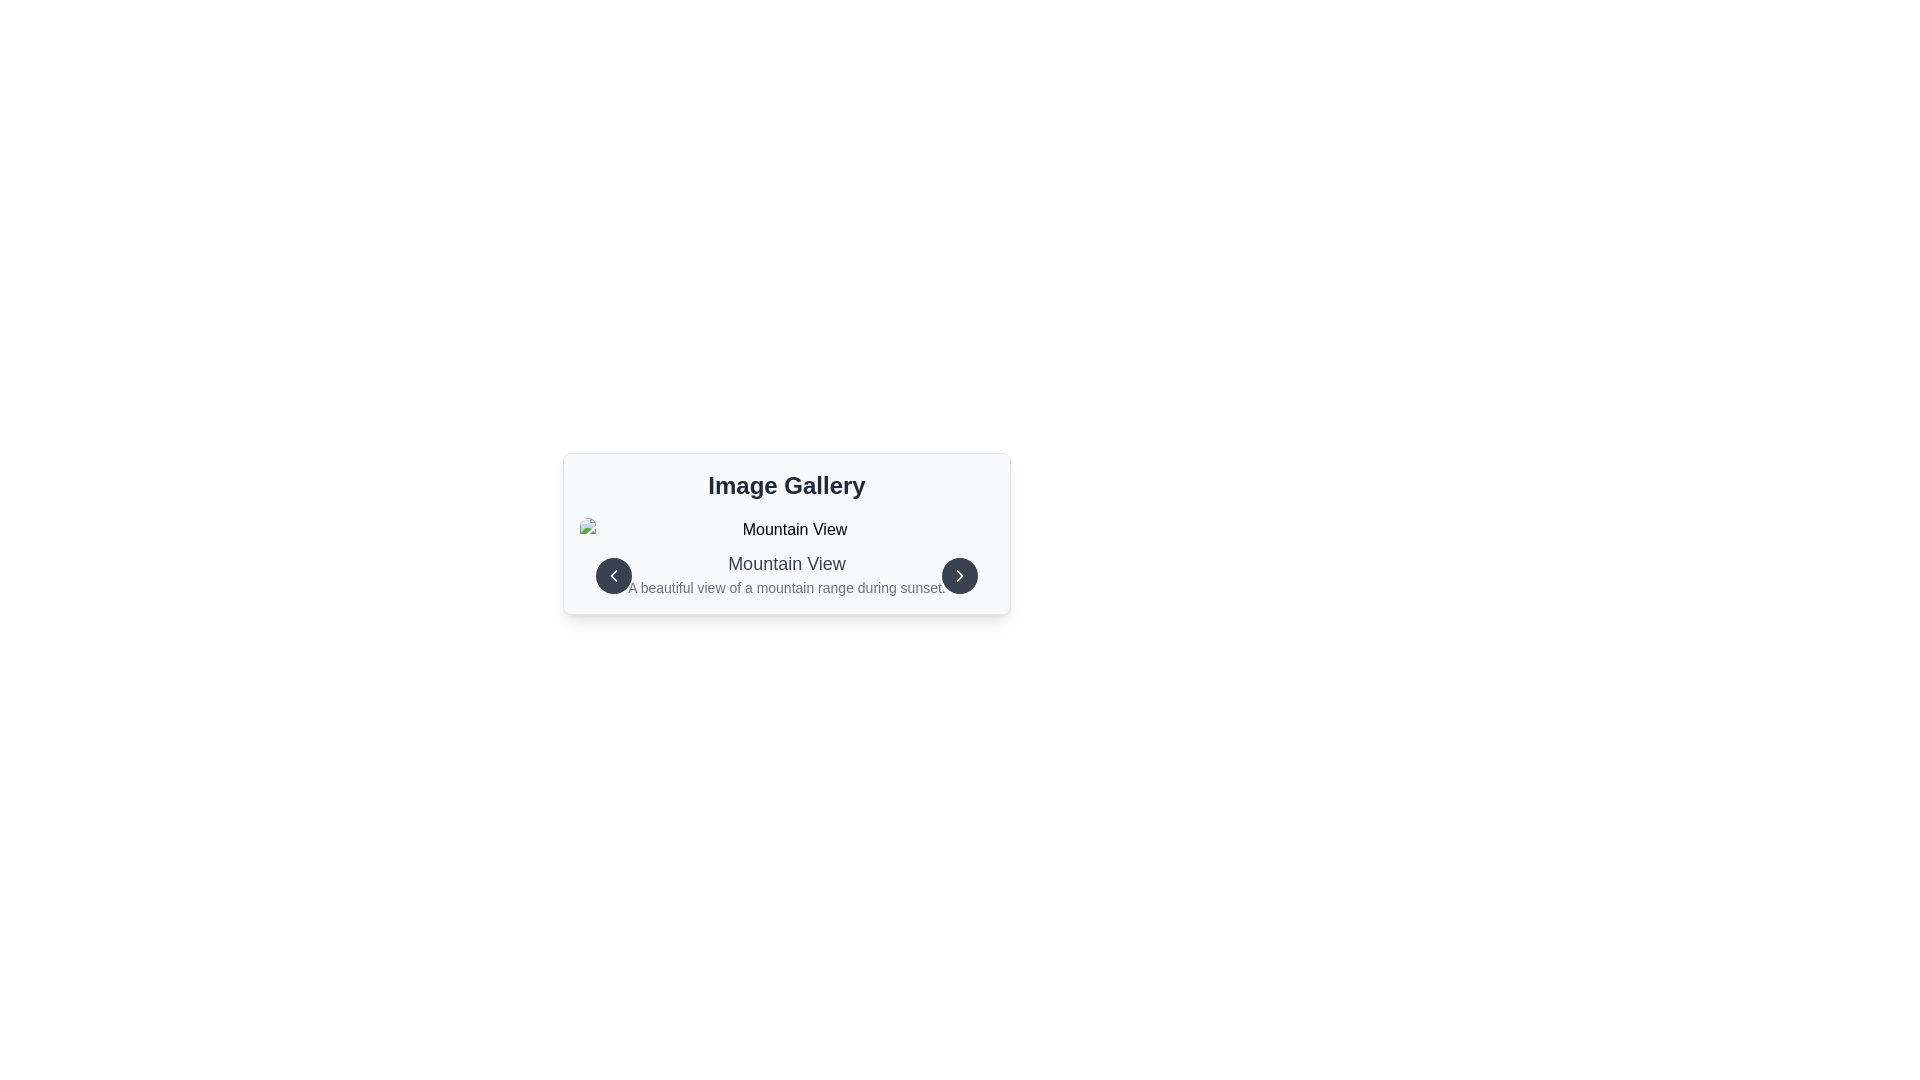  What do you see at coordinates (960, 575) in the screenshot?
I see `the Chevron Icon located within the circular button at the lower right corner of the content card` at bounding box center [960, 575].